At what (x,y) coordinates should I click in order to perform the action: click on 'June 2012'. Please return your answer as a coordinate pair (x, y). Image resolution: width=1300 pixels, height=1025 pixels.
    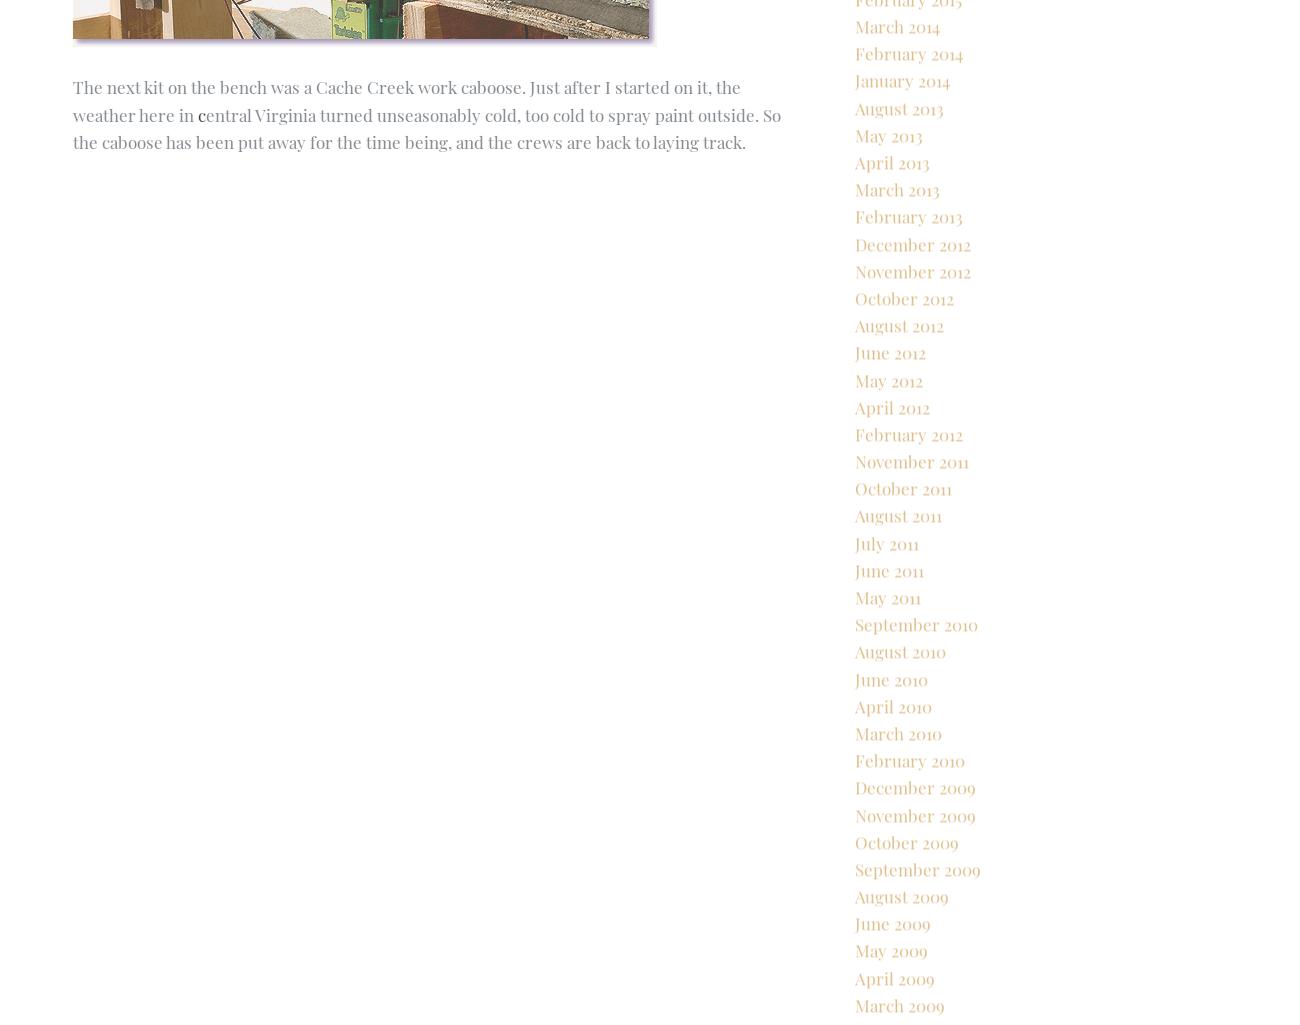
    Looking at the image, I should click on (889, 419).